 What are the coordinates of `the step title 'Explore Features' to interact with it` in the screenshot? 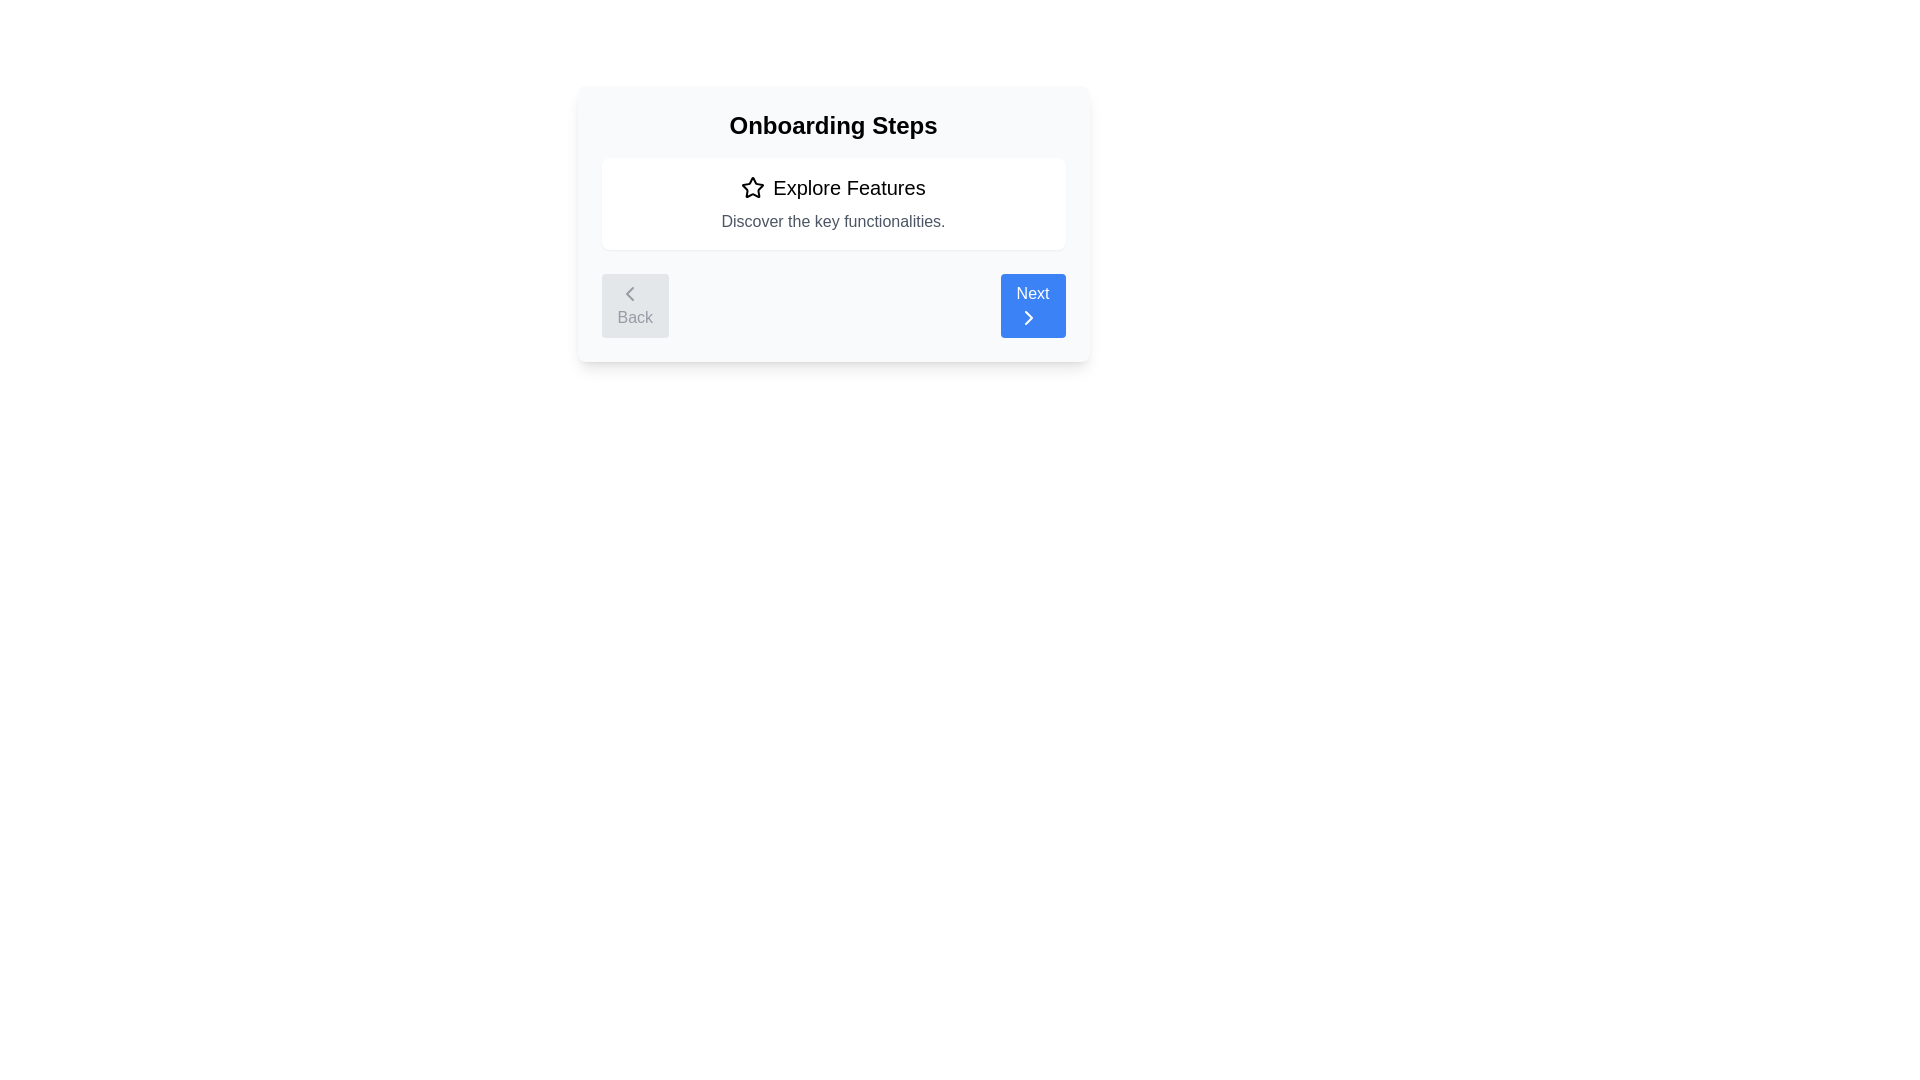 It's located at (833, 188).